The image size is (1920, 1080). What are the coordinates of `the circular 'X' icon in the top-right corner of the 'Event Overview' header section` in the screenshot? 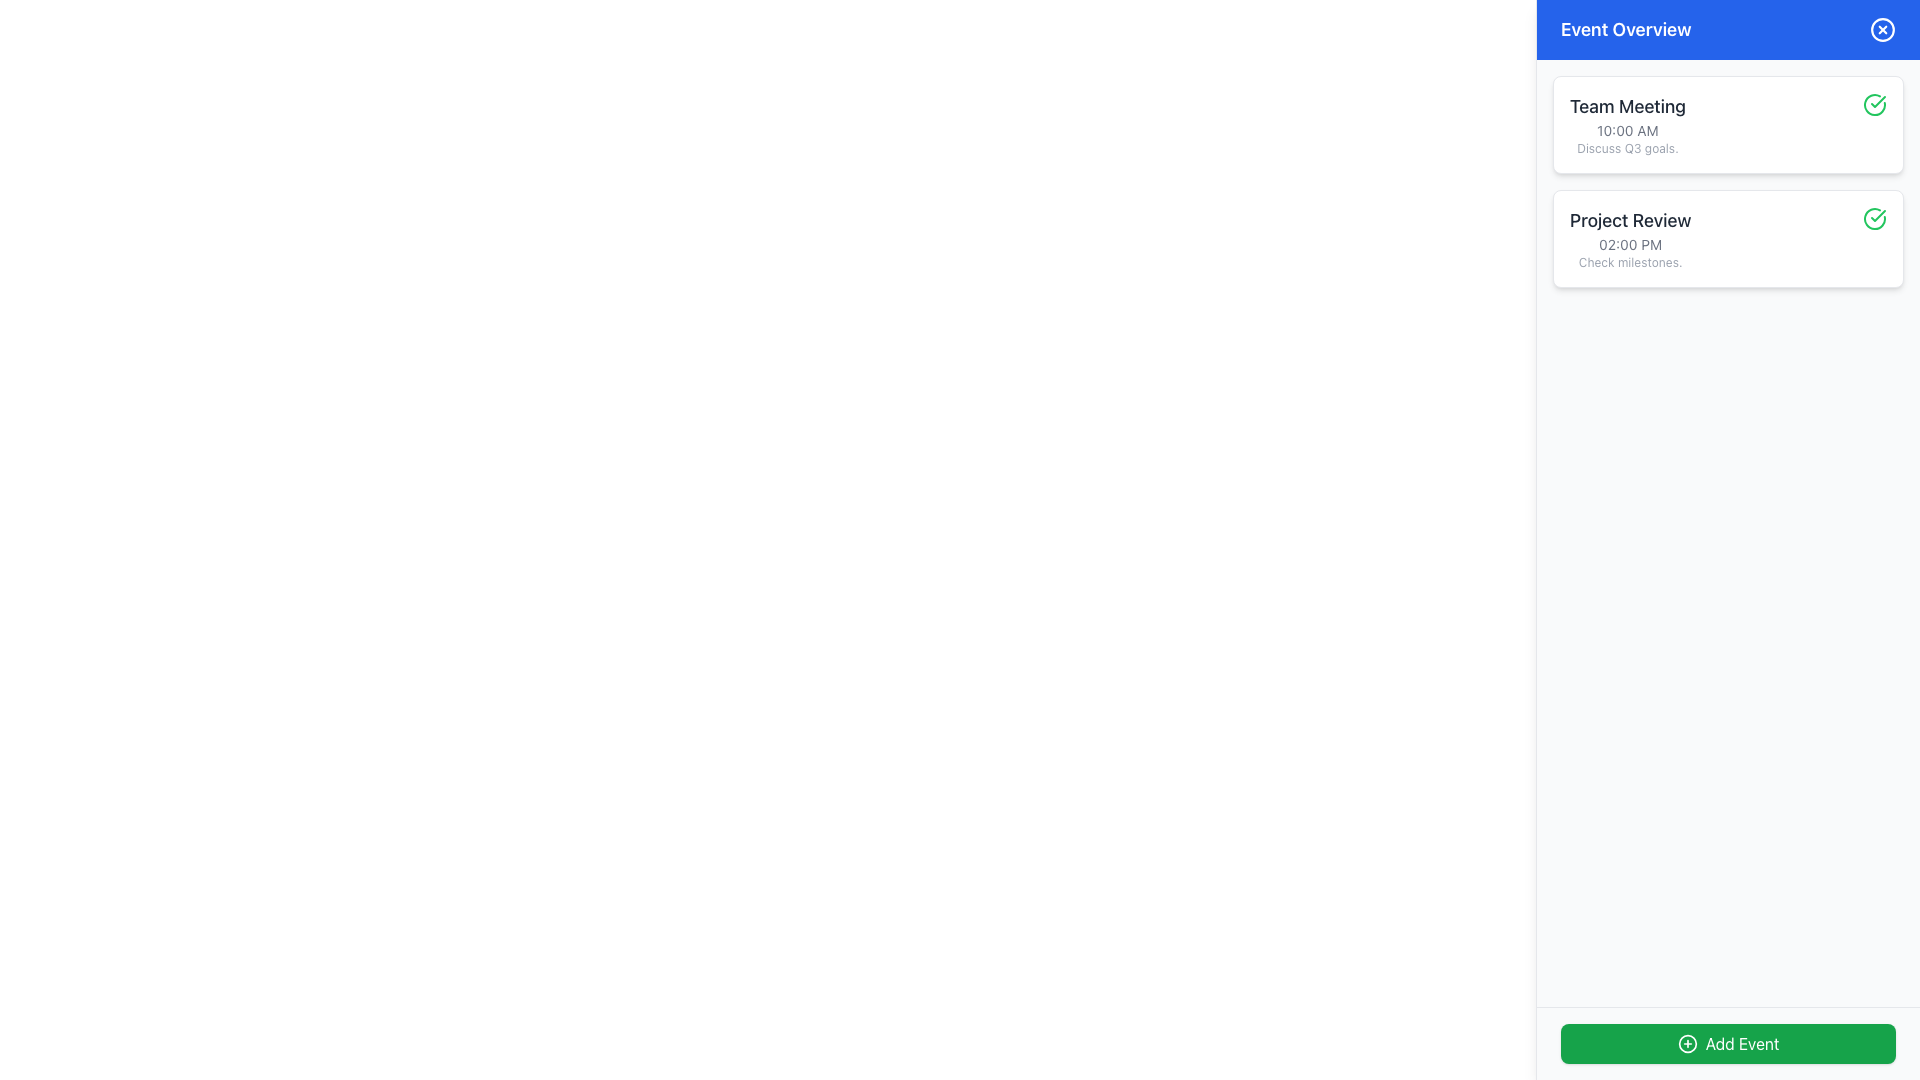 It's located at (1881, 30).